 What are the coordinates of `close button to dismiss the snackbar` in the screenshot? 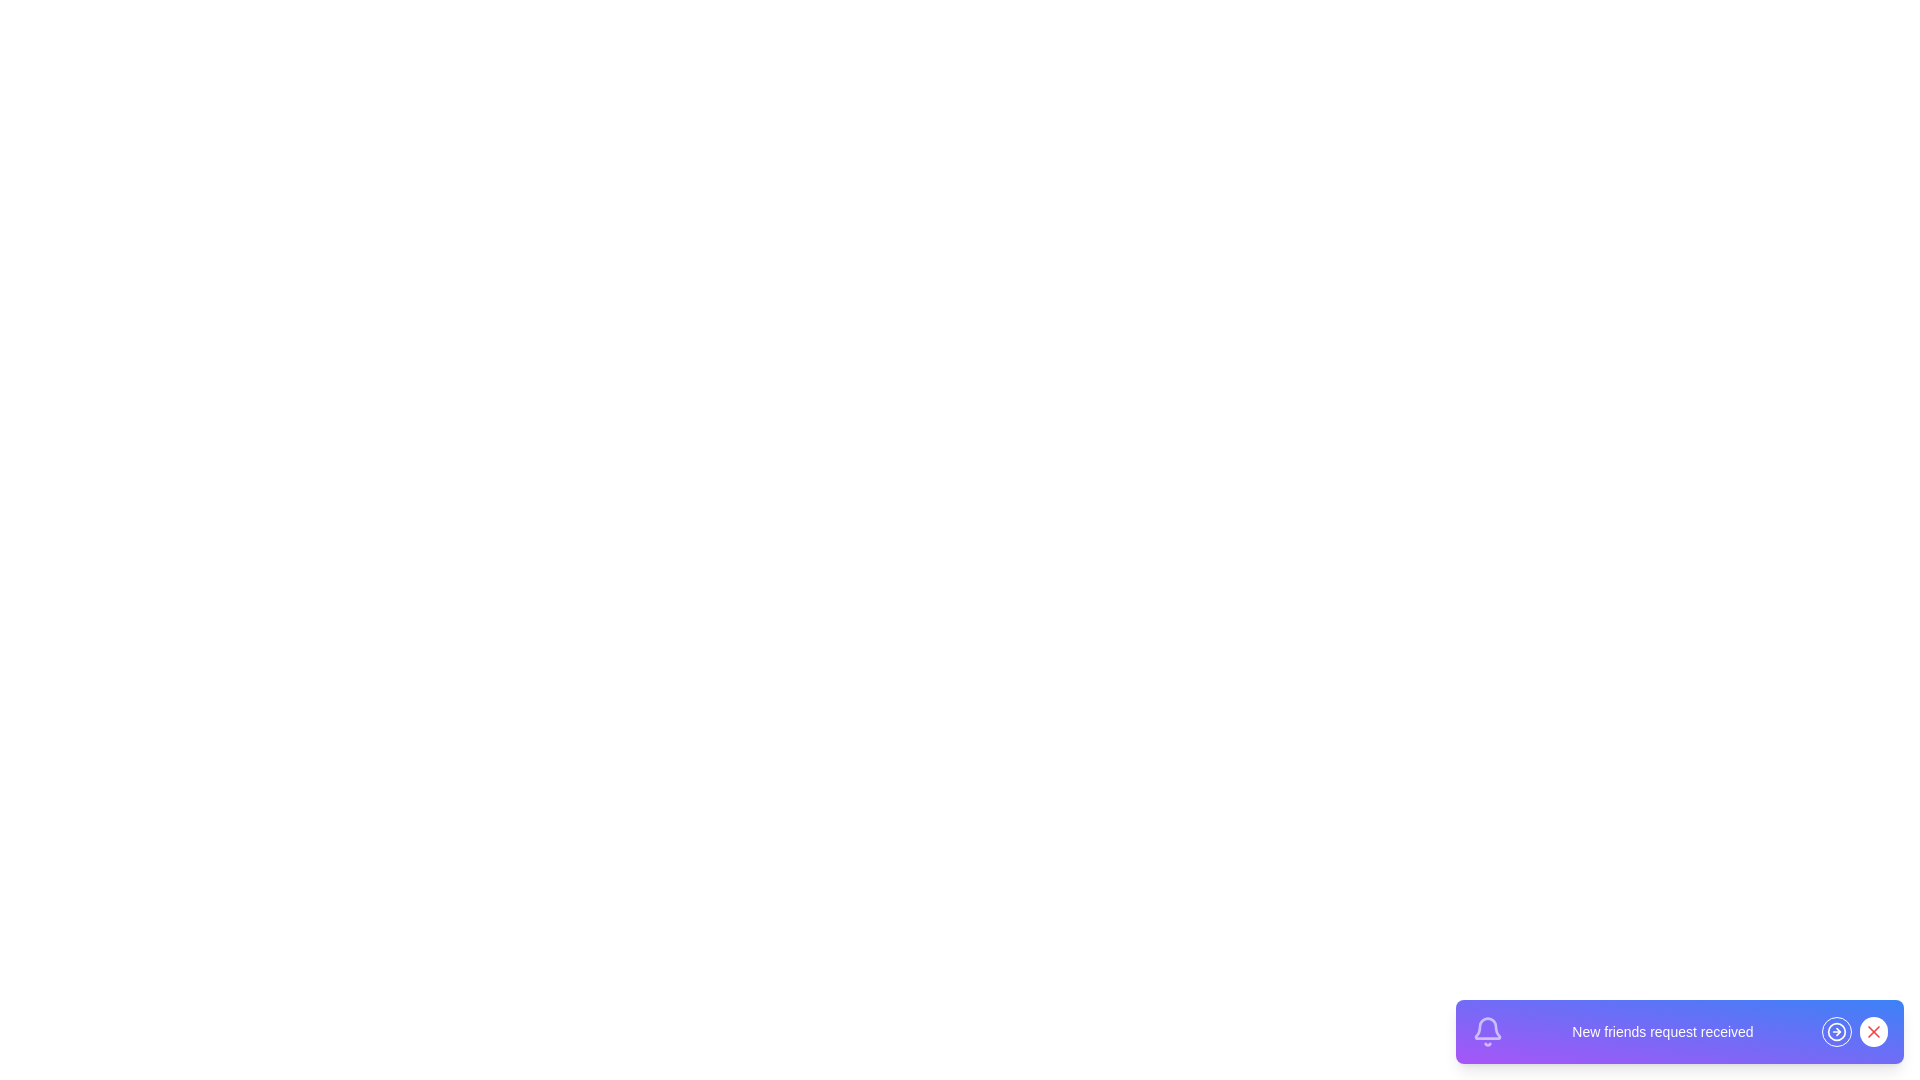 It's located at (1872, 1032).